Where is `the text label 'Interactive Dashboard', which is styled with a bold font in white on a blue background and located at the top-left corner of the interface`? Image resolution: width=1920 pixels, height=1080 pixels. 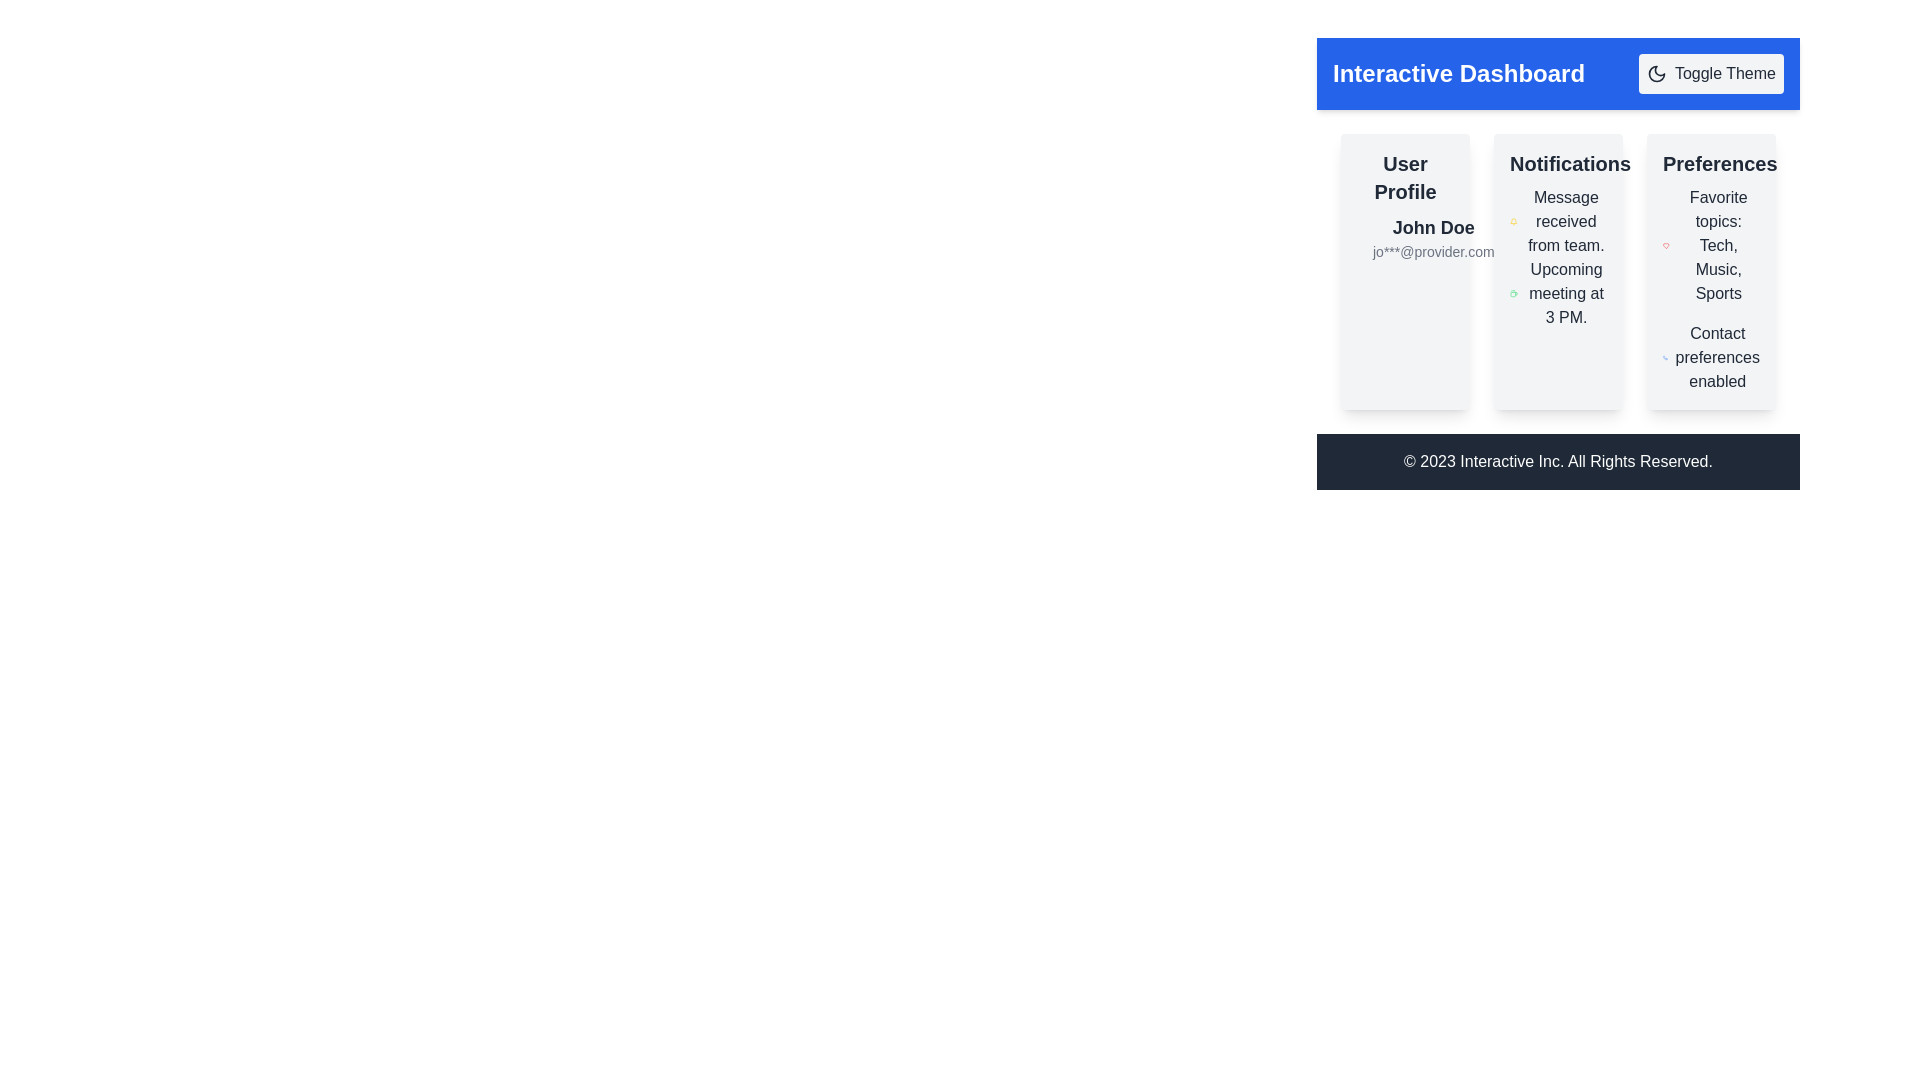 the text label 'Interactive Dashboard', which is styled with a bold font in white on a blue background and located at the top-left corner of the interface is located at coordinates (1459, 72).